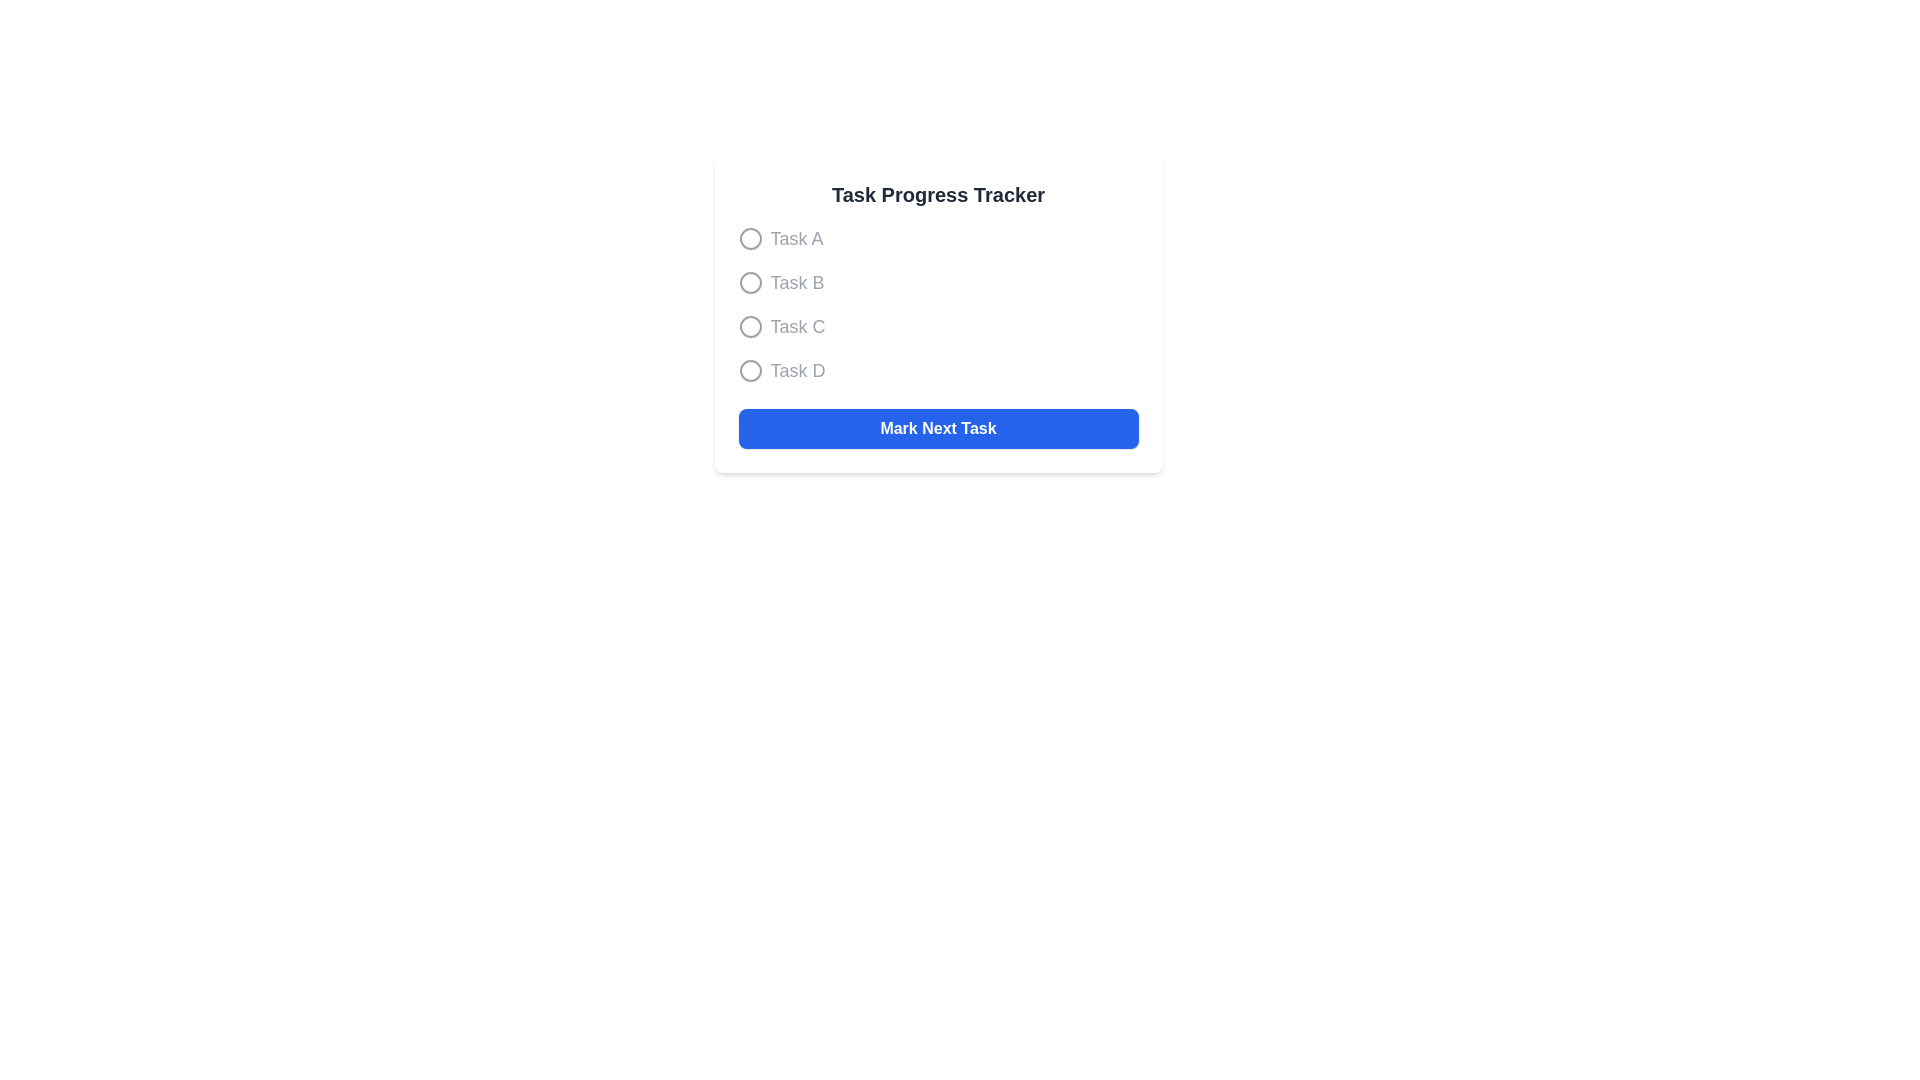 The image size is (1920, 1080). Describe the element at coordinates (796, 326) in the screenshot. I see `the Text Label for 'Task C', which is the third item in the 'Task Progress Tracker' list, positioned after 'Task A' and 'Task B'` at that location.